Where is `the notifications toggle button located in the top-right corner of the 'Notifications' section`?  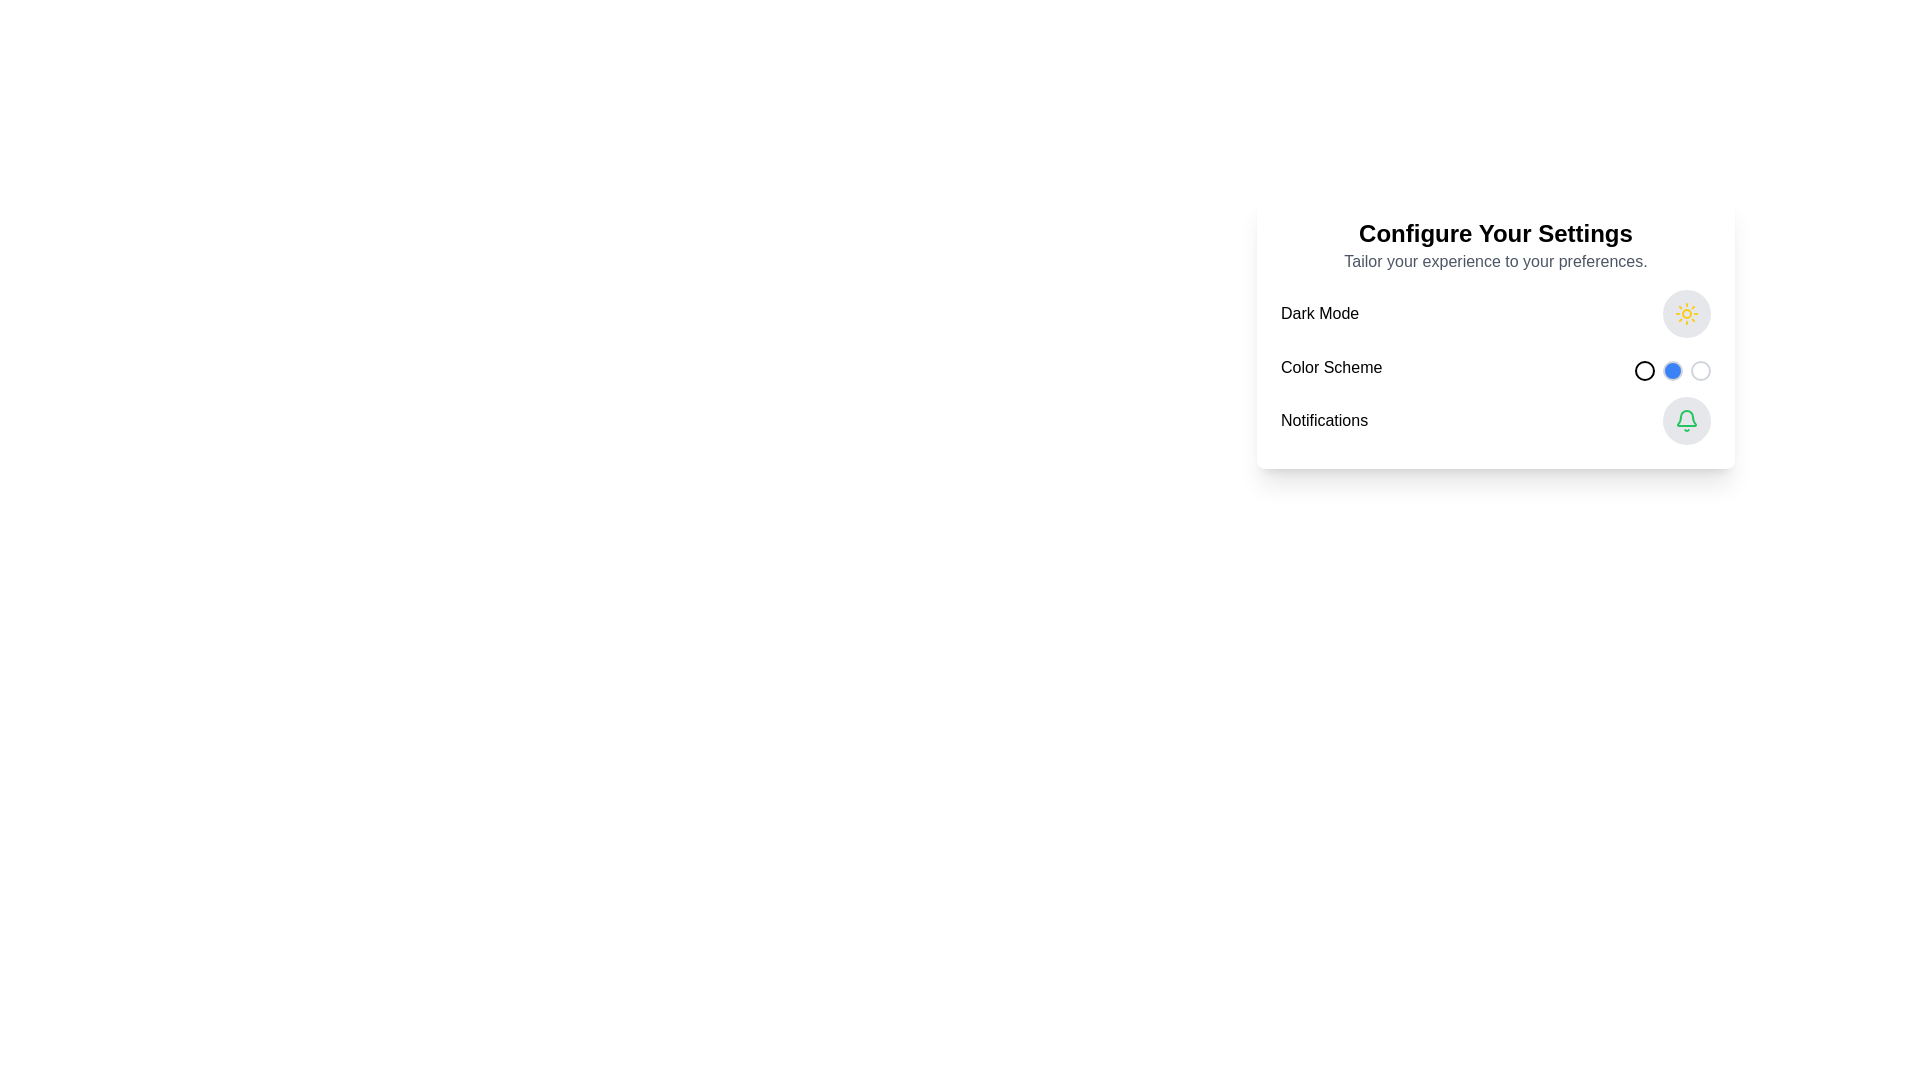
the notifications toggle button located in the top-right corner of the 'Notifications' section is located at coordinates (1685, 419).